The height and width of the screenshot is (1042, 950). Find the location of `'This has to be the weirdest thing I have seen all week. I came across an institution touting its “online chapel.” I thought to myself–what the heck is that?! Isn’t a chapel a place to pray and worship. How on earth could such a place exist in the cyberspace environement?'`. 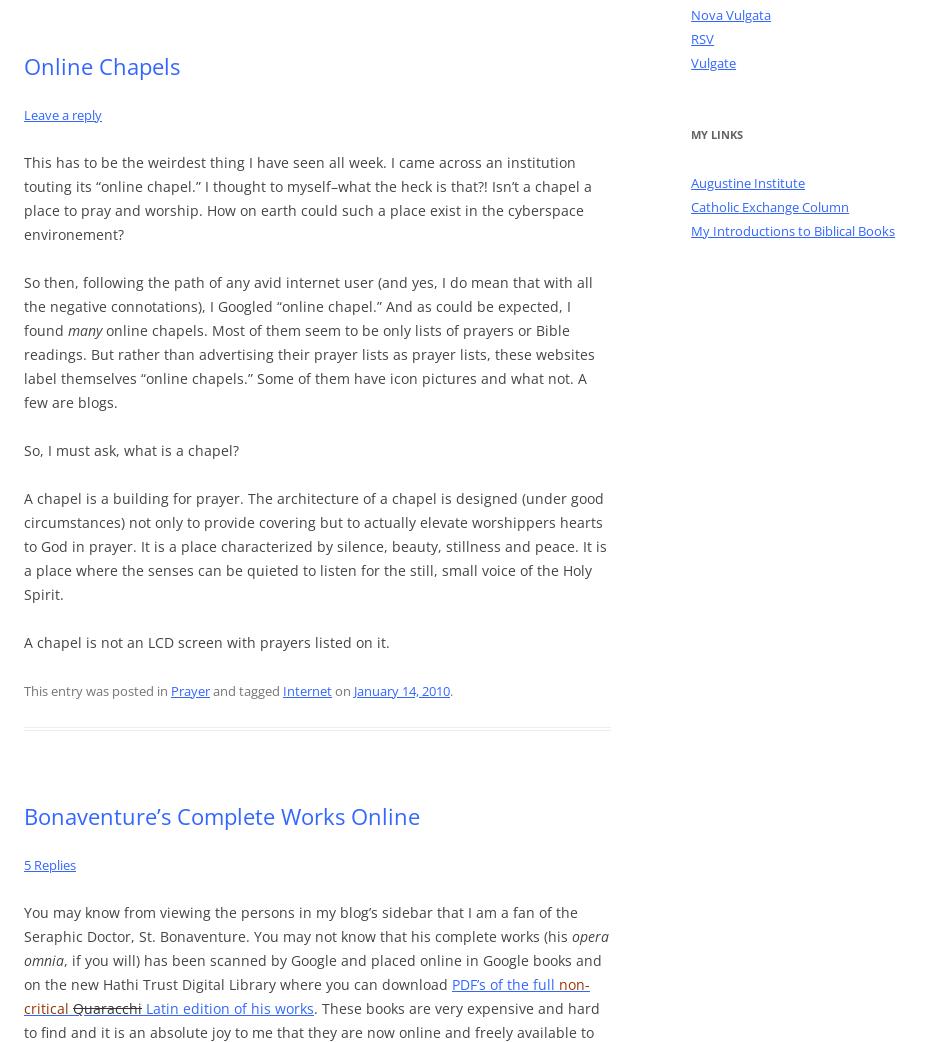

'This has to be the weirdest thing I have seen all week. I came across an institution touting its “online chapel.” I thought to myself–what the heck is that?! Isn’t a chapel a place to pray and worship. How on earth could such a place exist in the cyberspace environement?' is located at coordinates (306, 196).